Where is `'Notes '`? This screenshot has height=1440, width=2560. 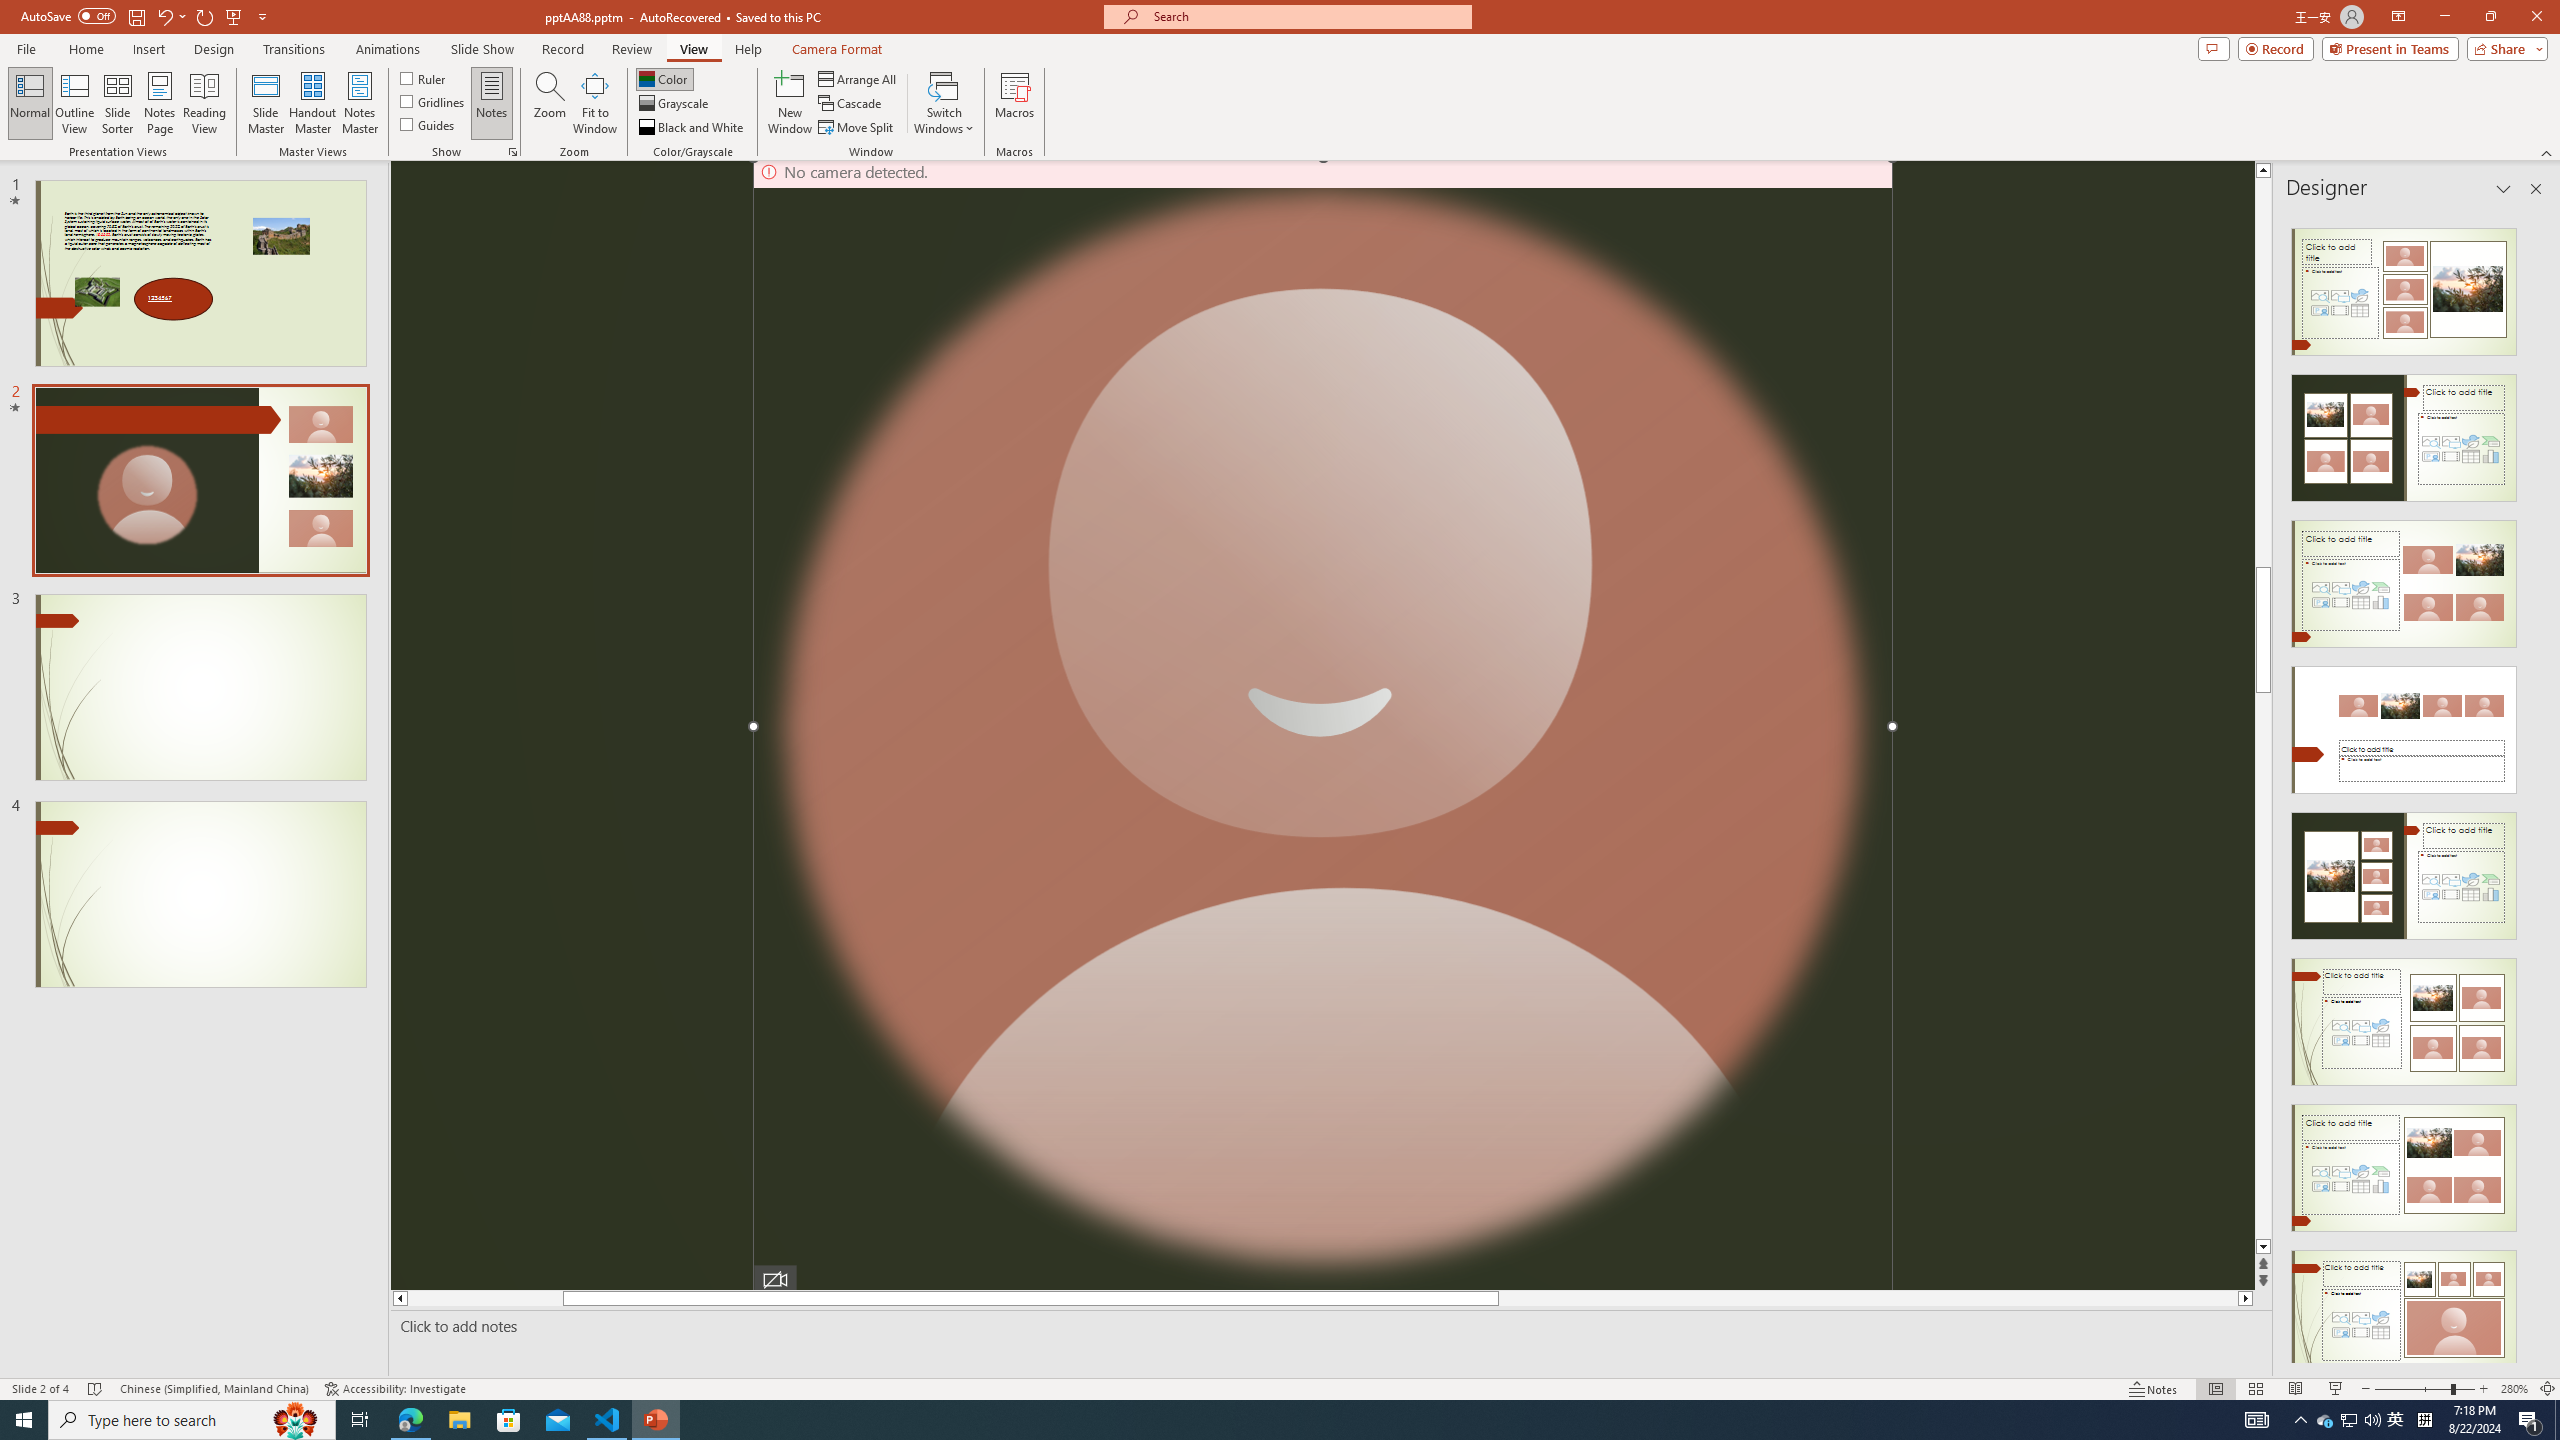 'Notes ' is located at coordinates (2153, 1389).